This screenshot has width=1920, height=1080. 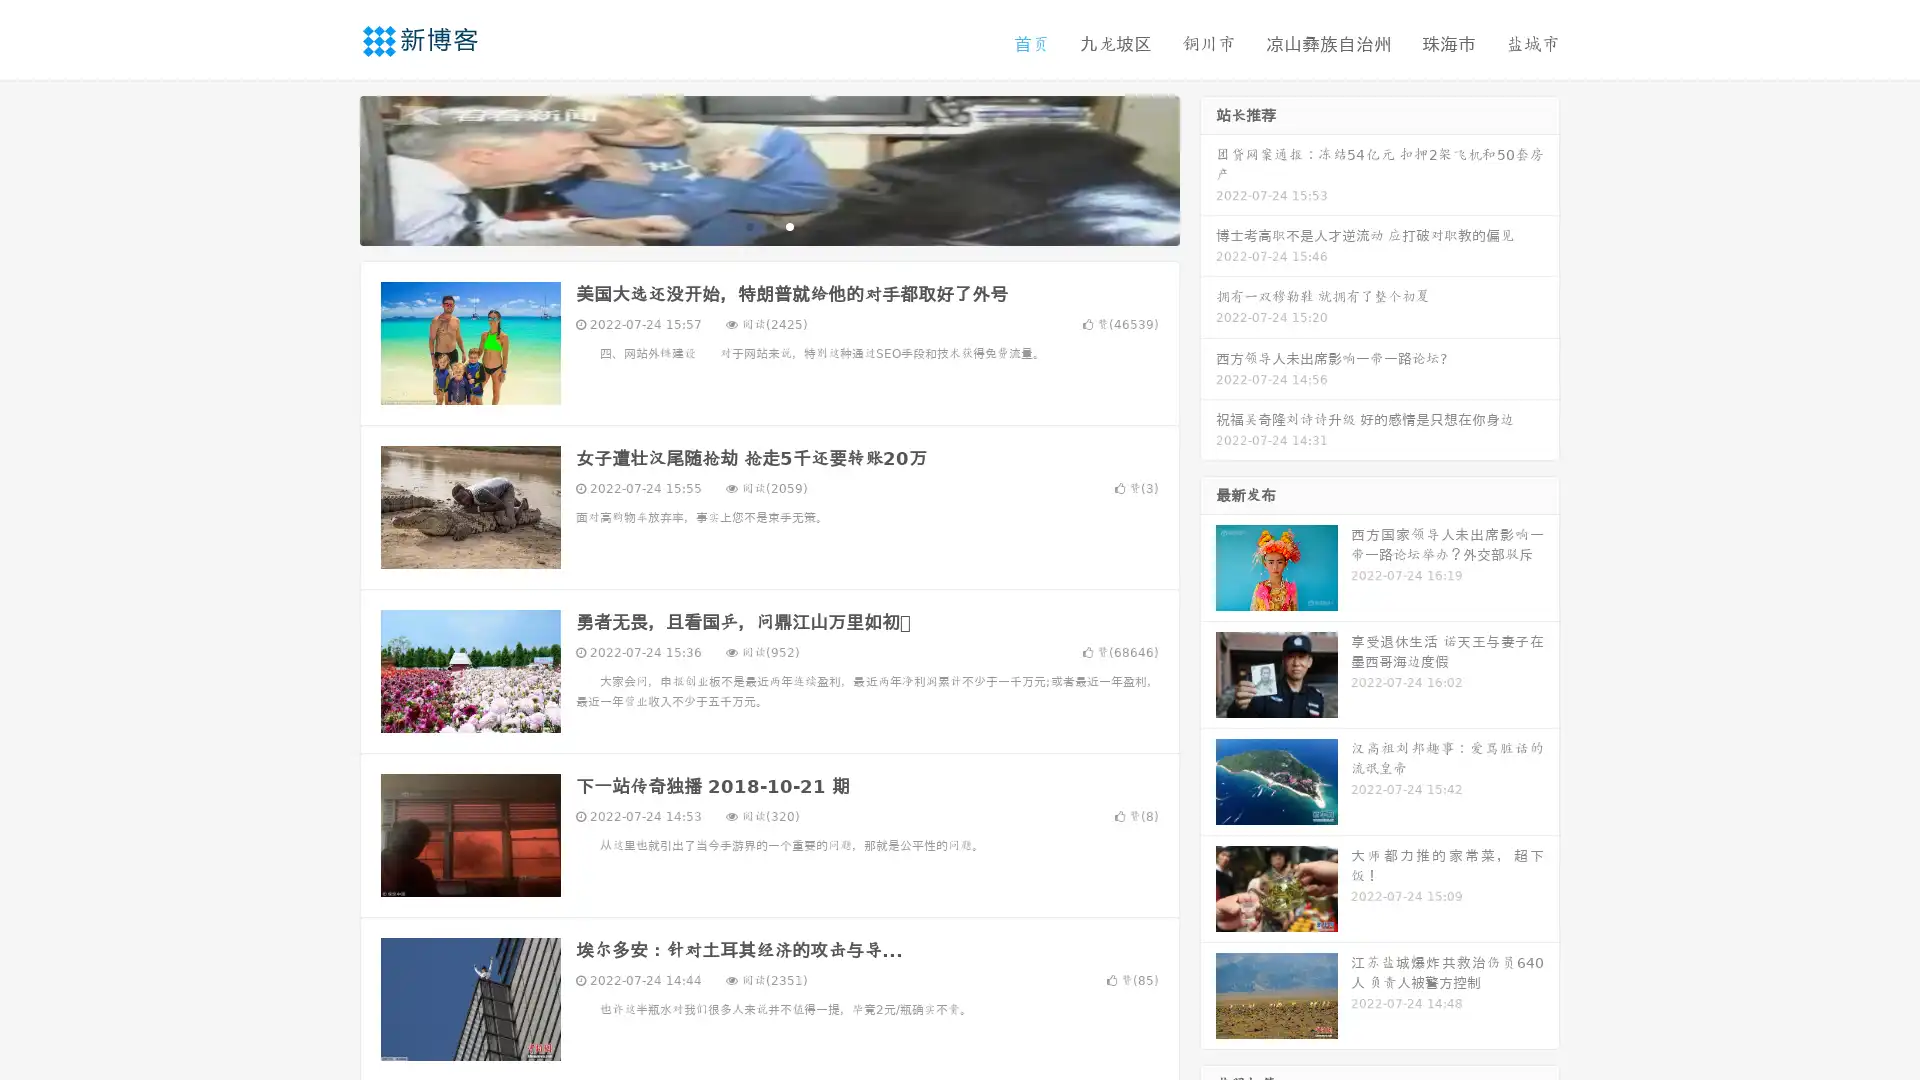 I want to click on Go to slide 1, so click(x=748, y=225).